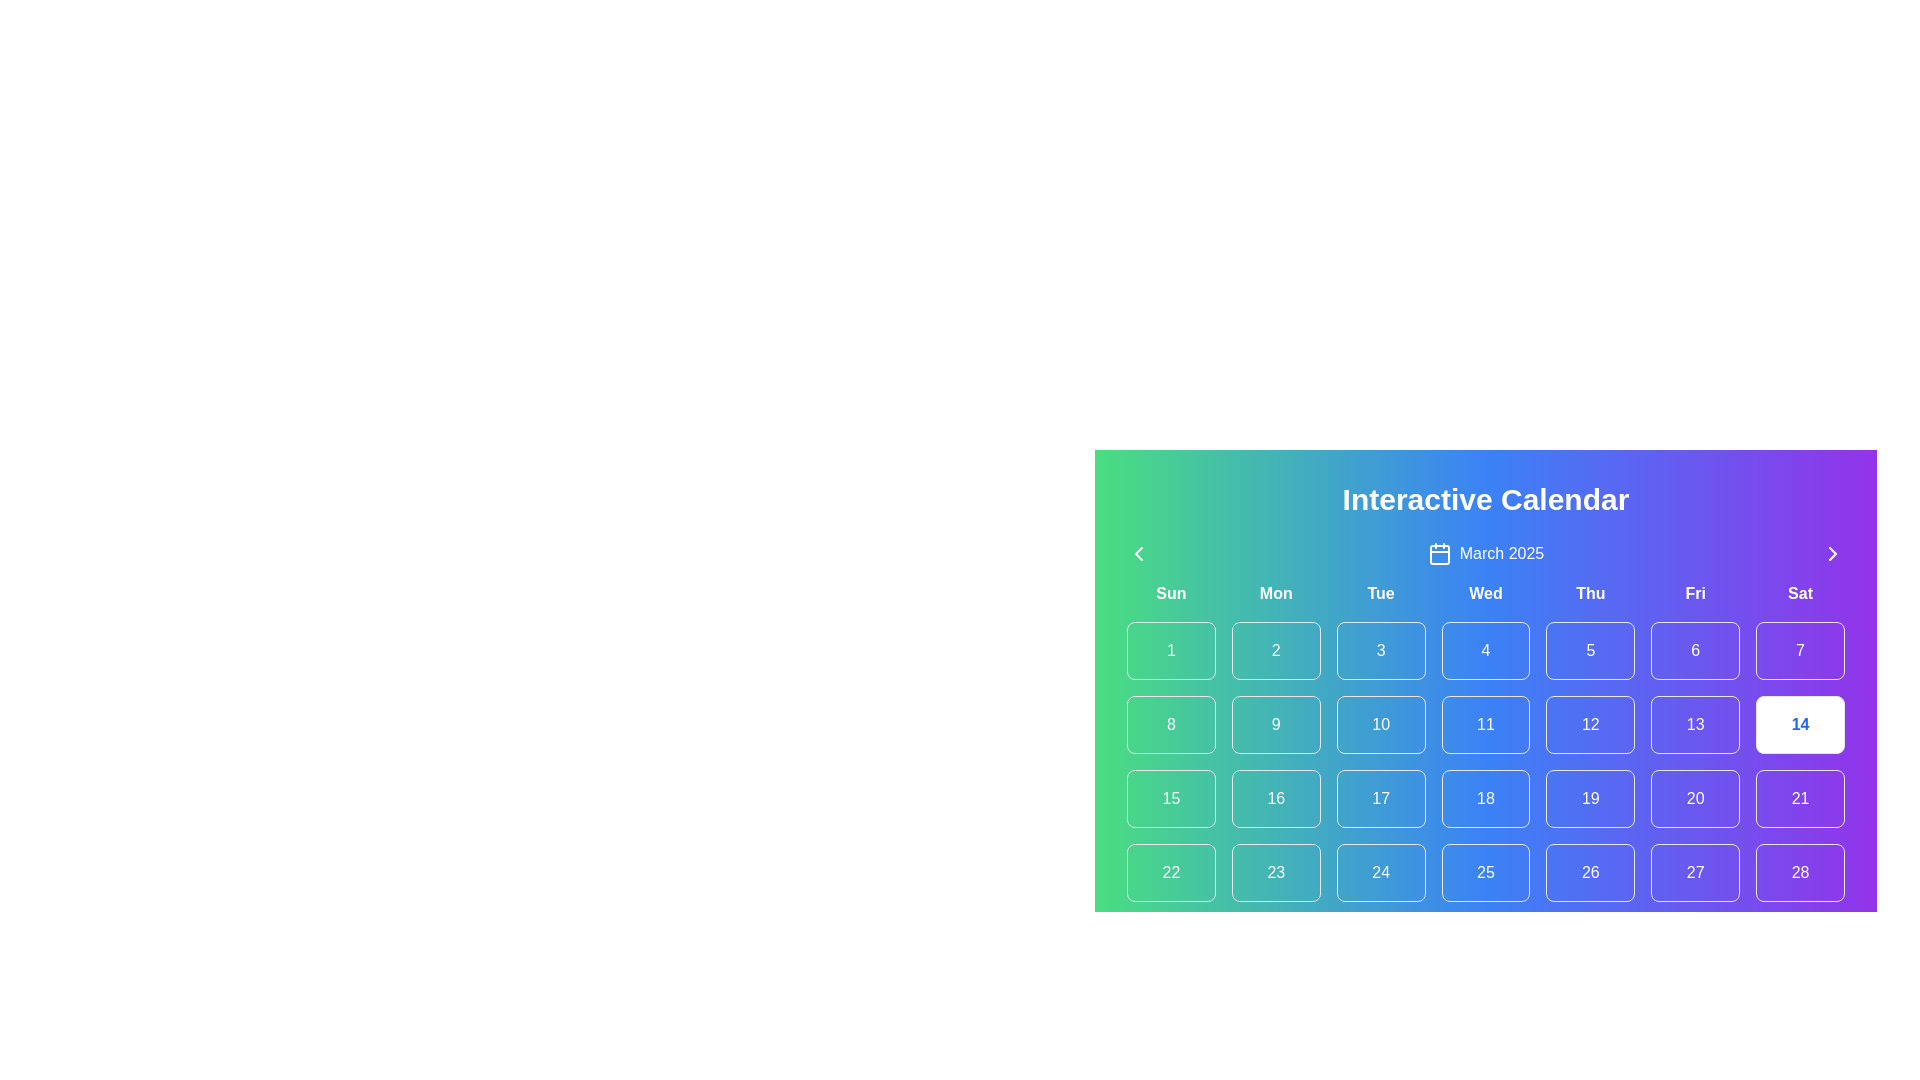 The image size is (1920, 1080). What do you see at coordinates (1486, 725) in the screenshot?
I see `the button representing the 11th date of the month located under the 'Wed' column in the second row and fourth column of the interactive calendar grid` at bounding box center [1486, 725].